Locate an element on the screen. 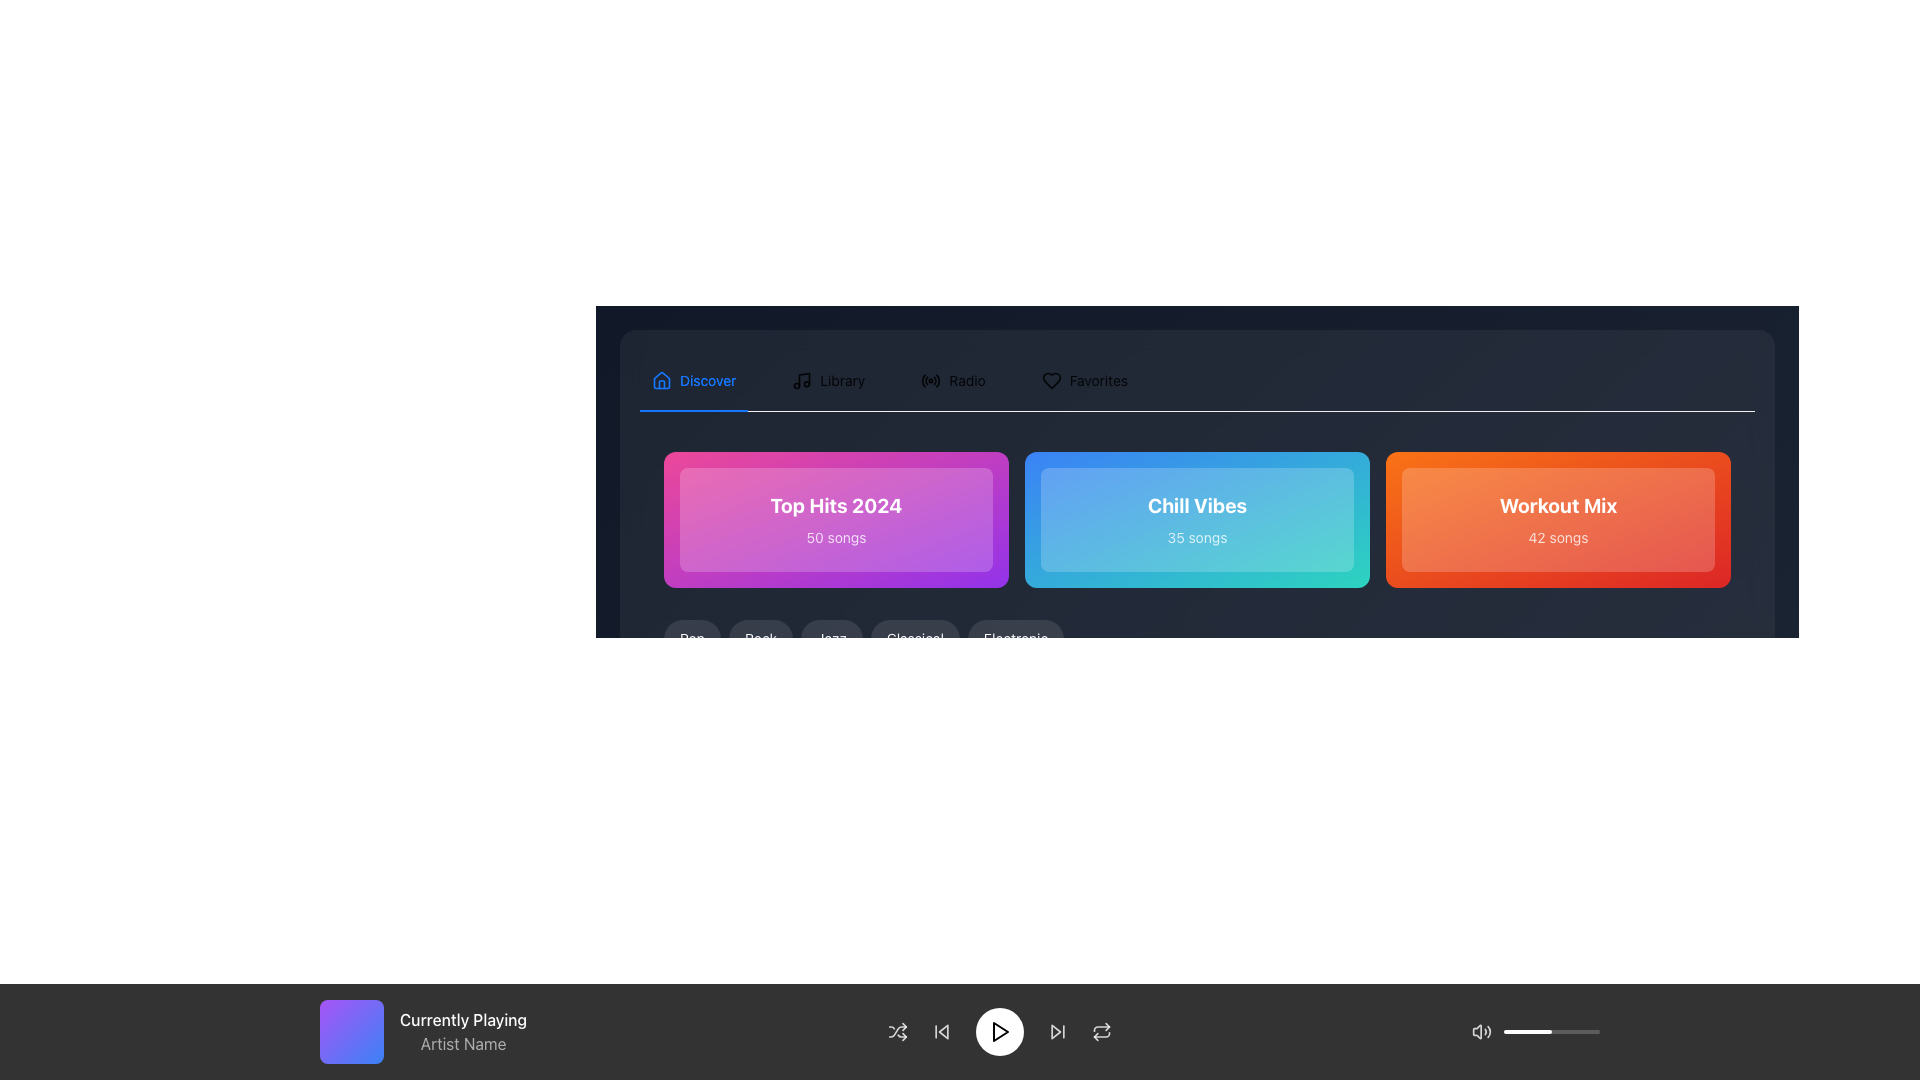 The height and width of the screenshot is (1080, 1920). the 'Workout Mix' playlist card, which is the third card in the horizontal sequence within the 'Discover' section, to potentially reveal more information is located at coordinates (1557, 519).